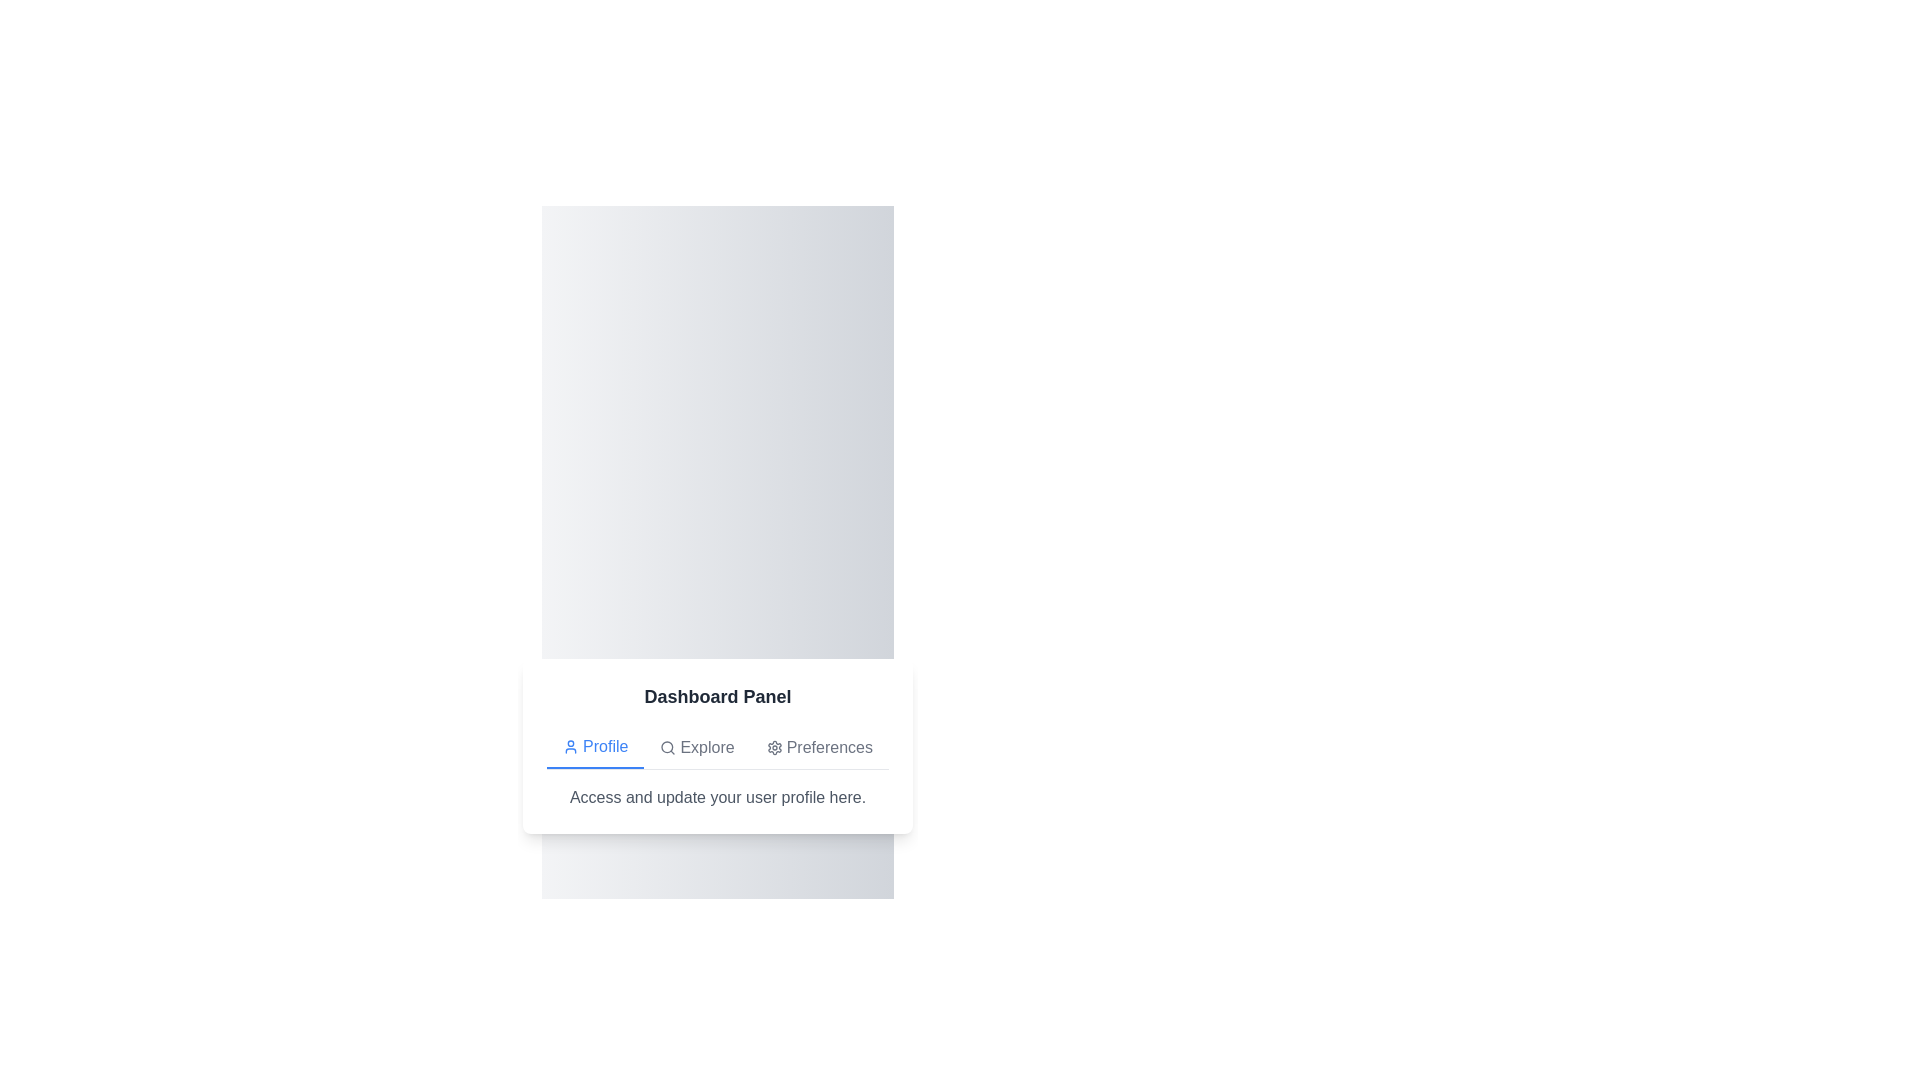 Image resolution: width=1920 pixels, height=1080 pixels. Describe the element at coordinates (718, 796) in the screenshot. I see `text label containing 'Access and update your user profile here.' positioned below the navigation menu in the Dashboard Panel` at that location.